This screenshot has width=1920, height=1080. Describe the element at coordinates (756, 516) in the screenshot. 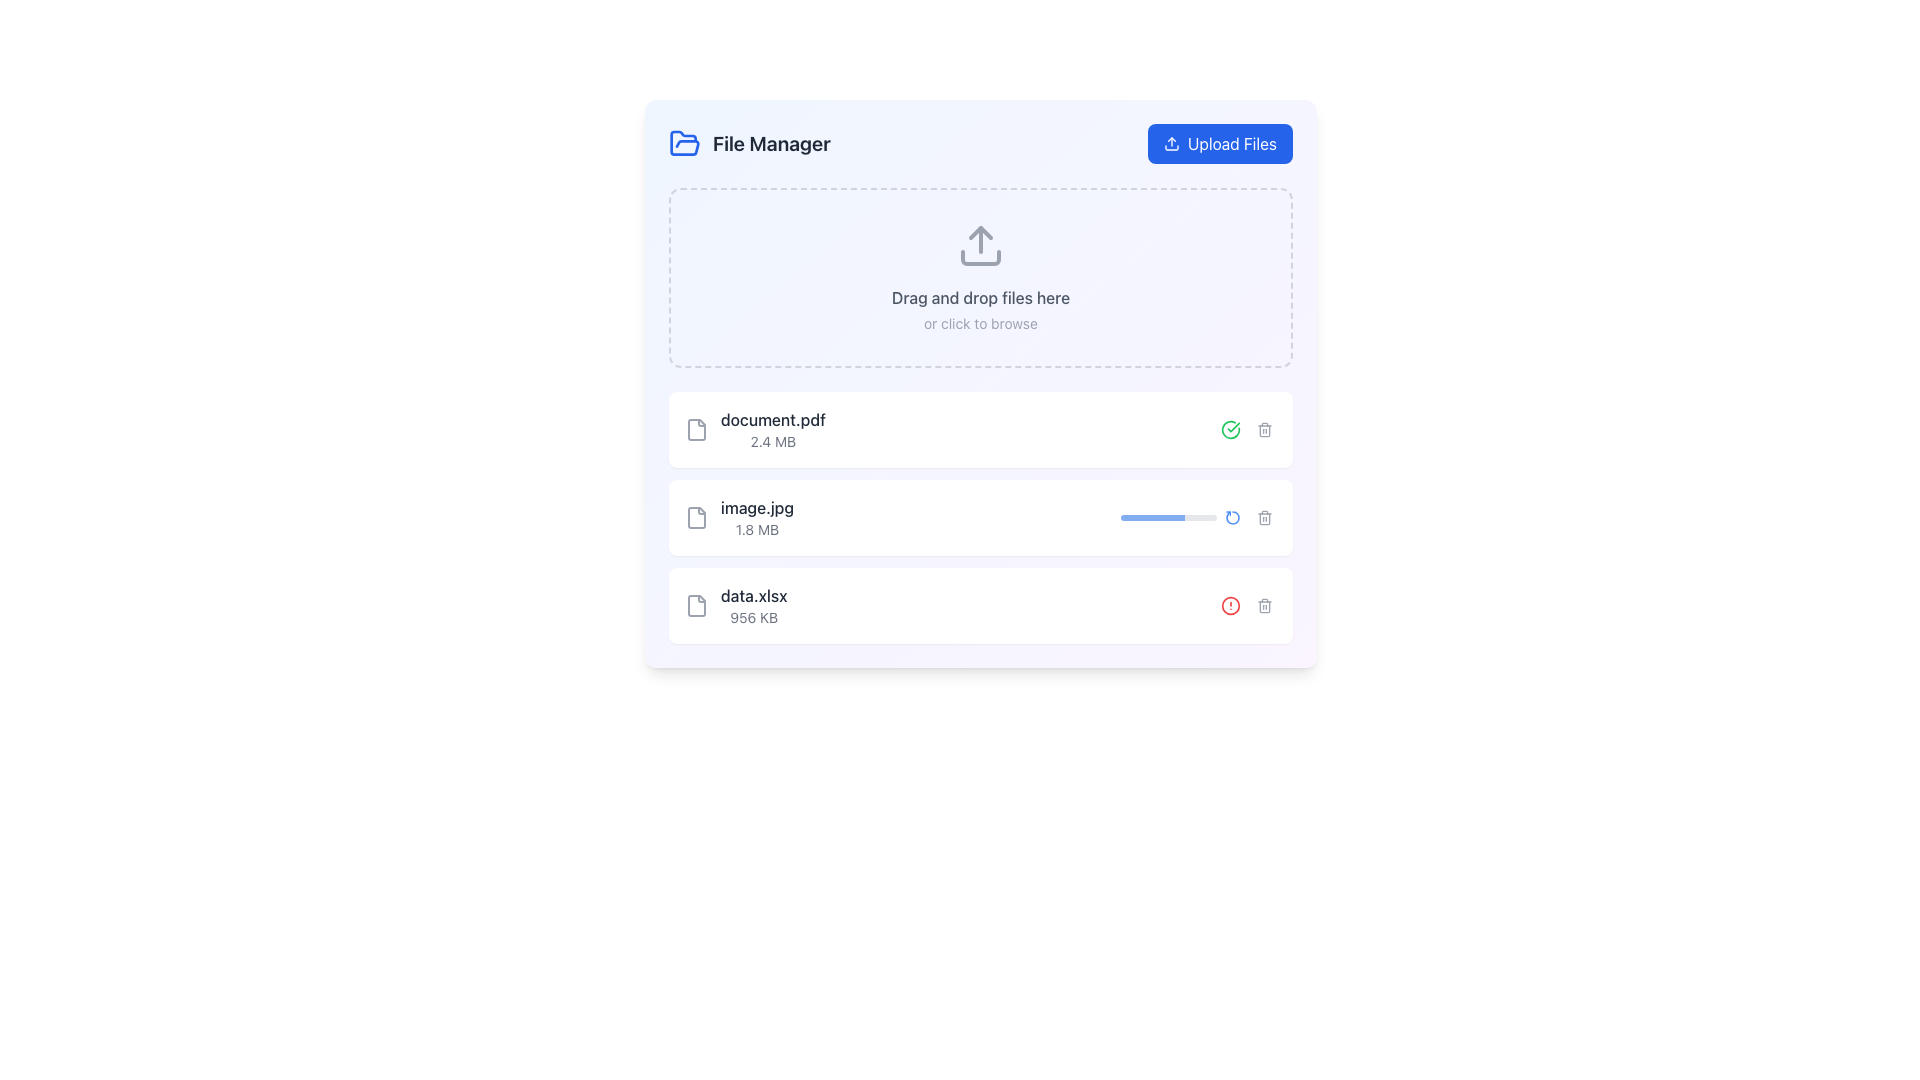

I see `the text label in the second row of the file list in the file manager interface` at that location.